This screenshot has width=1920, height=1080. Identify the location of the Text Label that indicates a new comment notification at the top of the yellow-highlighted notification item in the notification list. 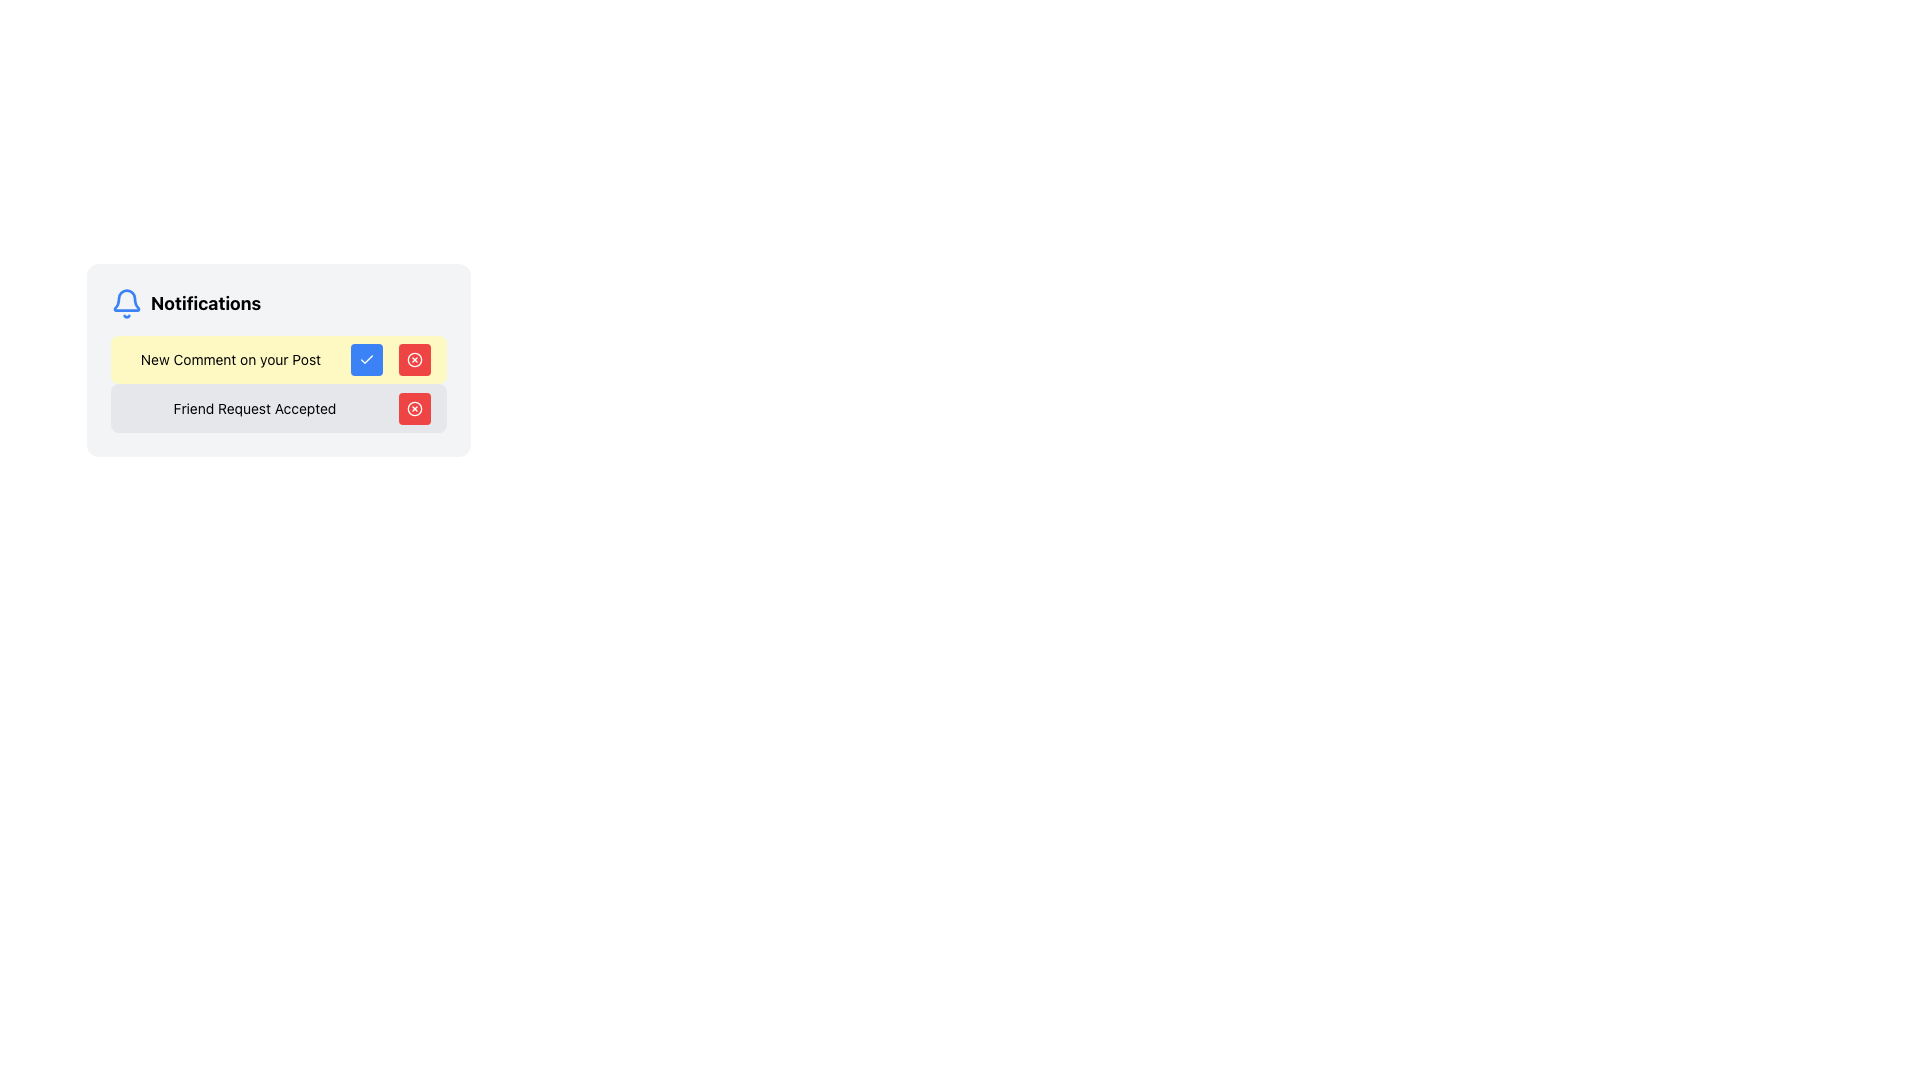
(230, 358).